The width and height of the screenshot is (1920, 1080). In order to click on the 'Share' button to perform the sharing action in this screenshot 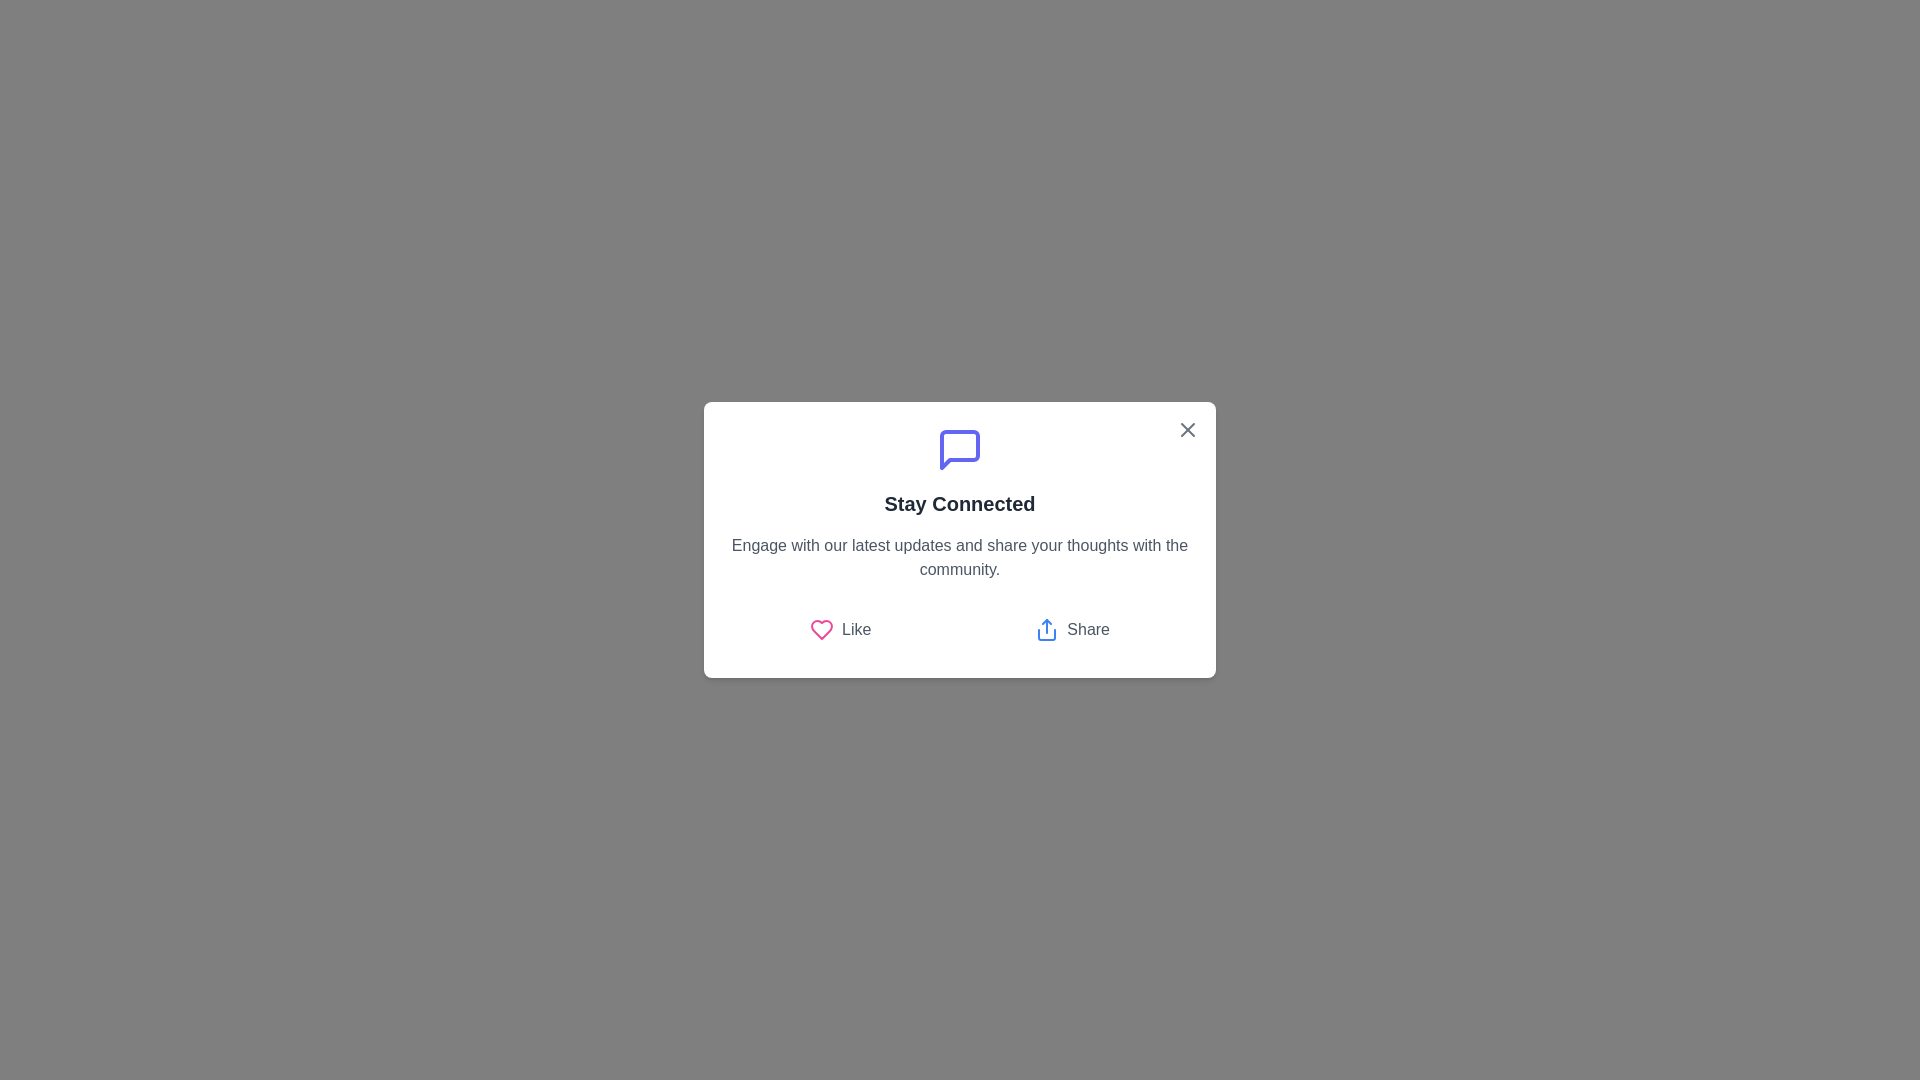, I will do `click(1070, 628)`.